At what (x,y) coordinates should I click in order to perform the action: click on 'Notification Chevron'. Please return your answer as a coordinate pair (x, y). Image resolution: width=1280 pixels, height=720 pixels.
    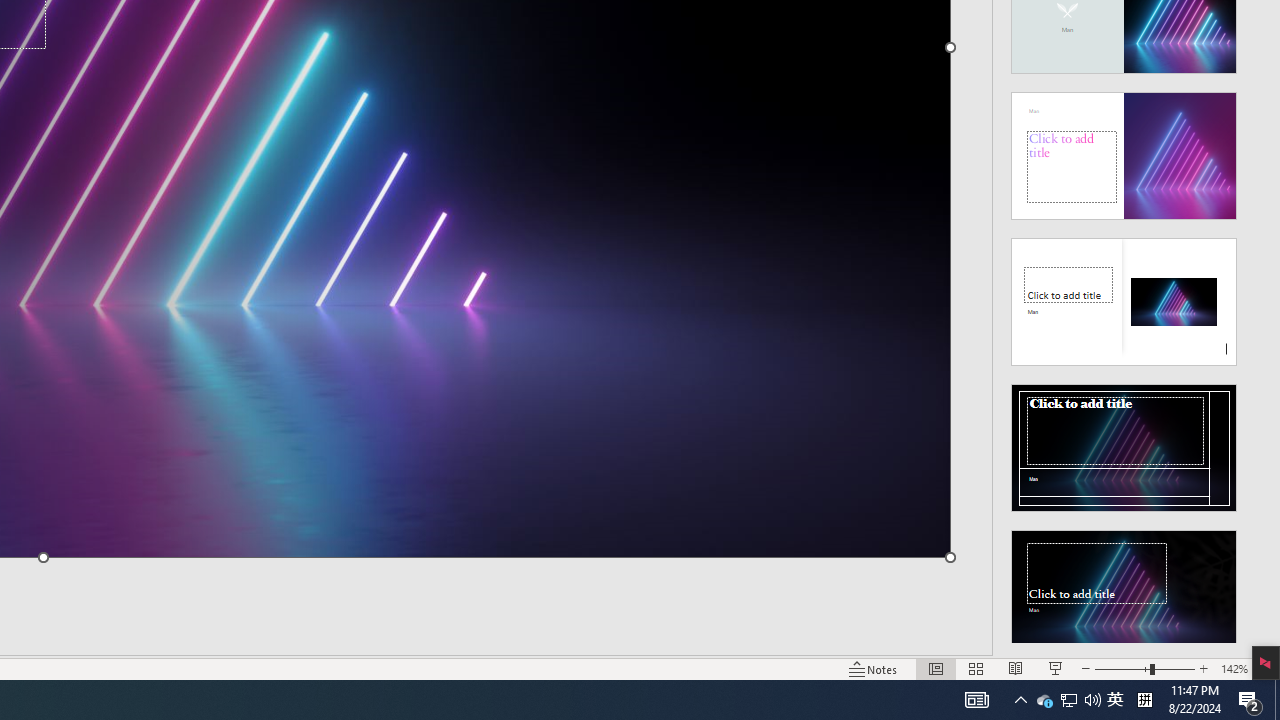
    Looking at the image, I should click on (1020, 698).